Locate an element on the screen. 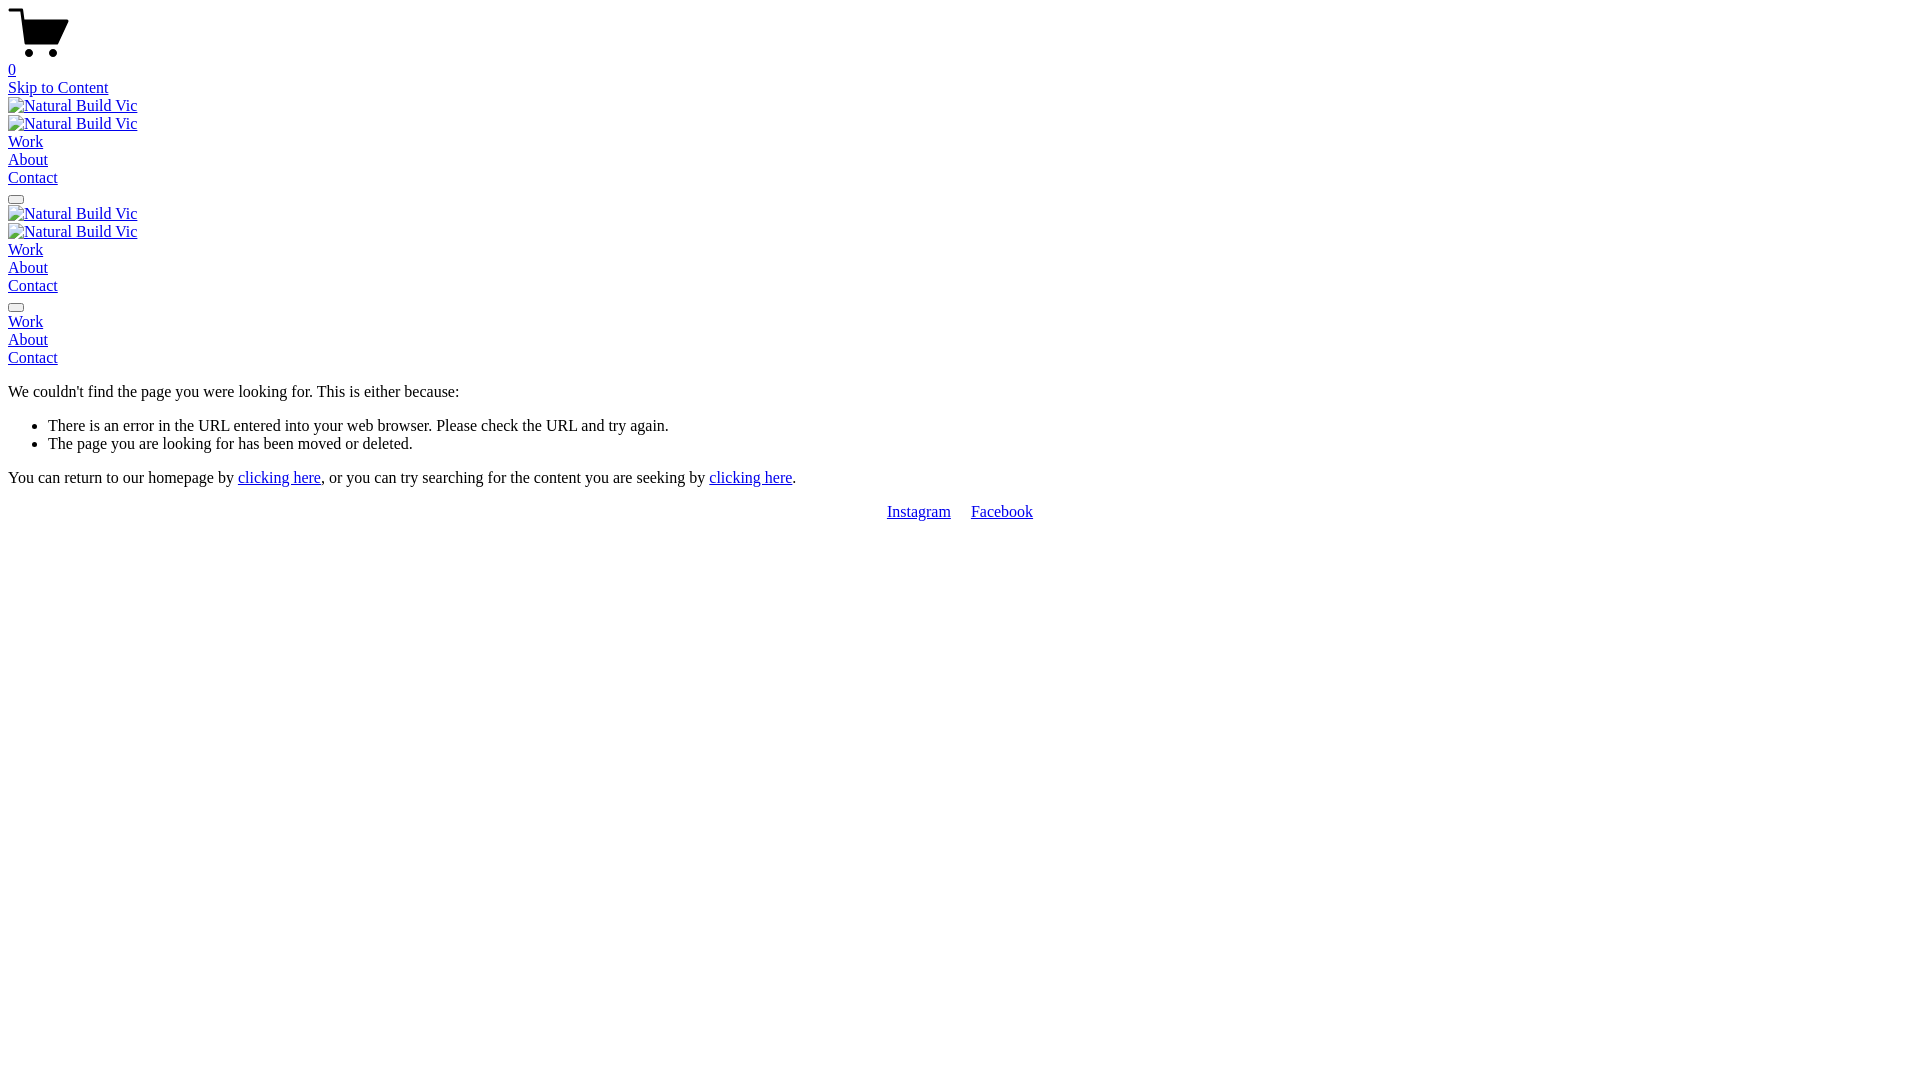 The height and width of the screenshot is (1080, 1920). 'Work' is located at coordinates (25, 248).